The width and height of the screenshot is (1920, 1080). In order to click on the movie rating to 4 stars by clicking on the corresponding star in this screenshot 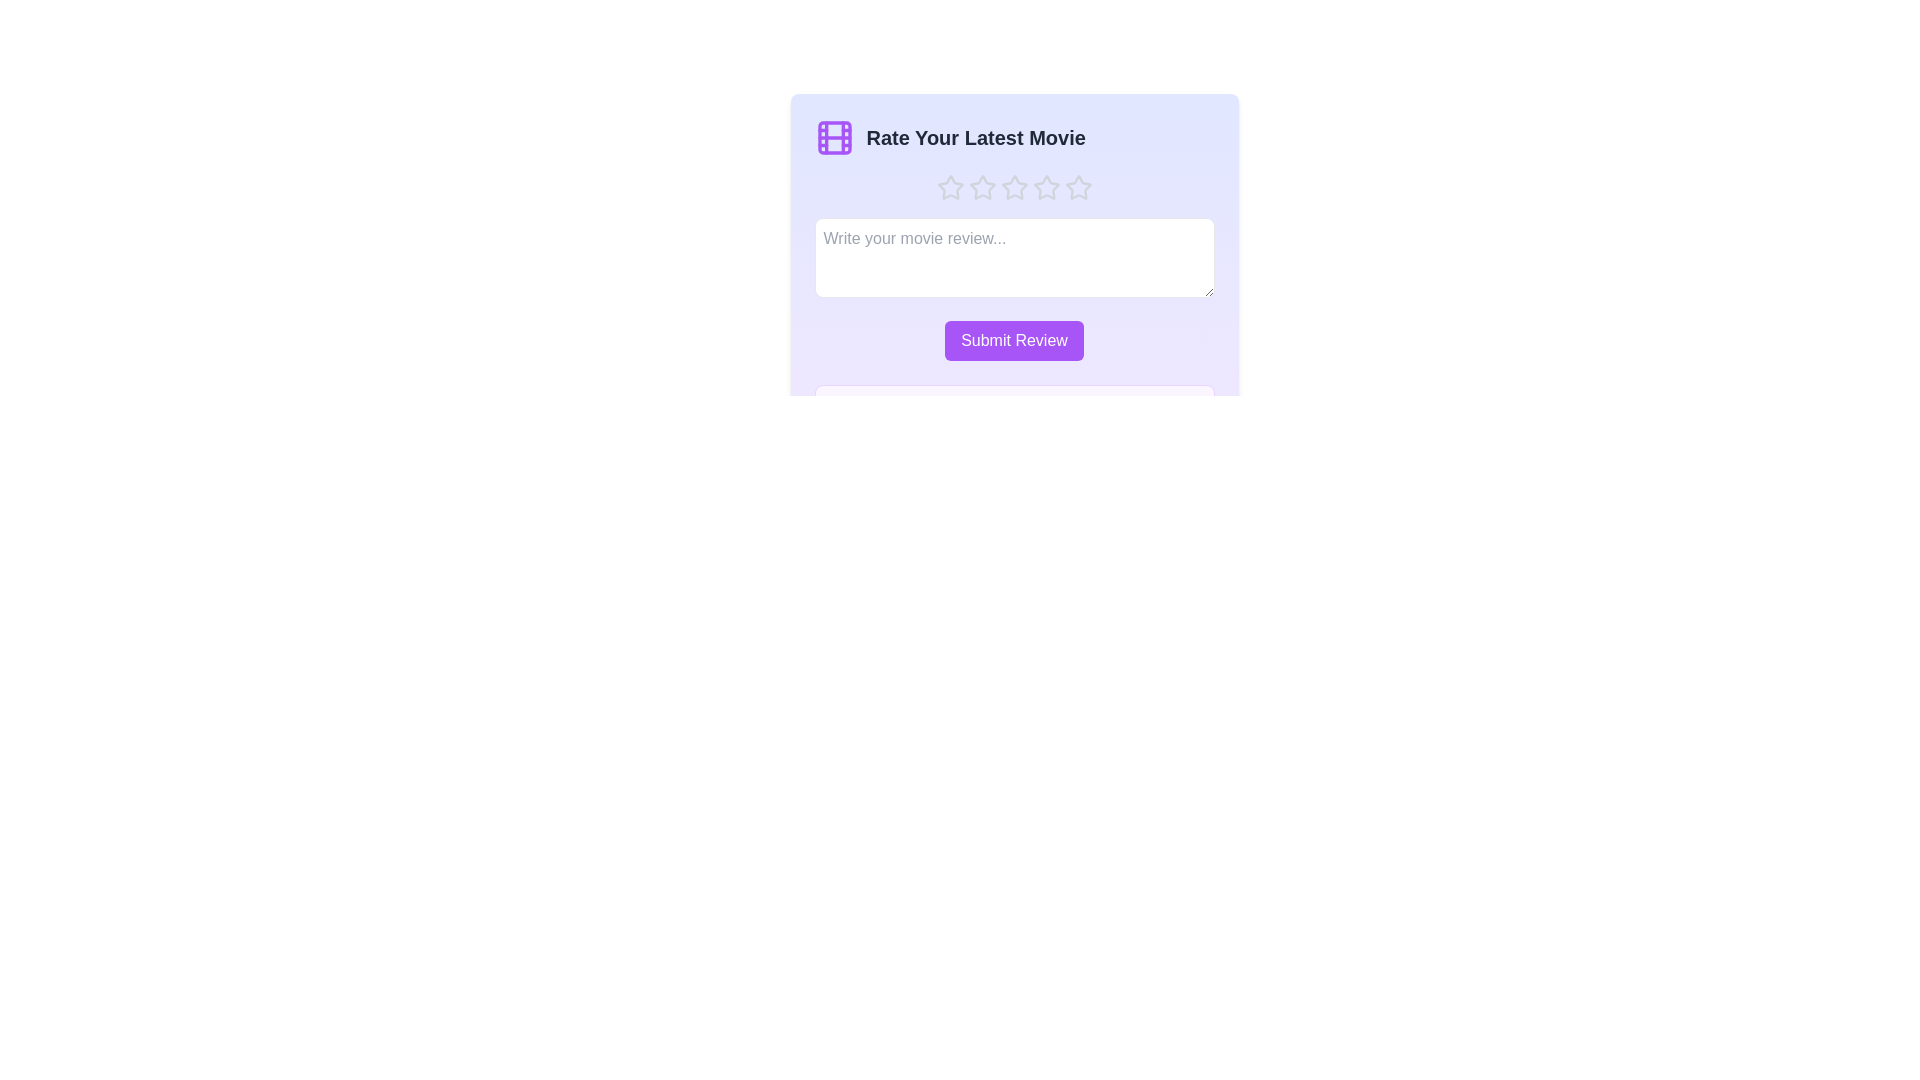, I will do `click(1045, 188)`.